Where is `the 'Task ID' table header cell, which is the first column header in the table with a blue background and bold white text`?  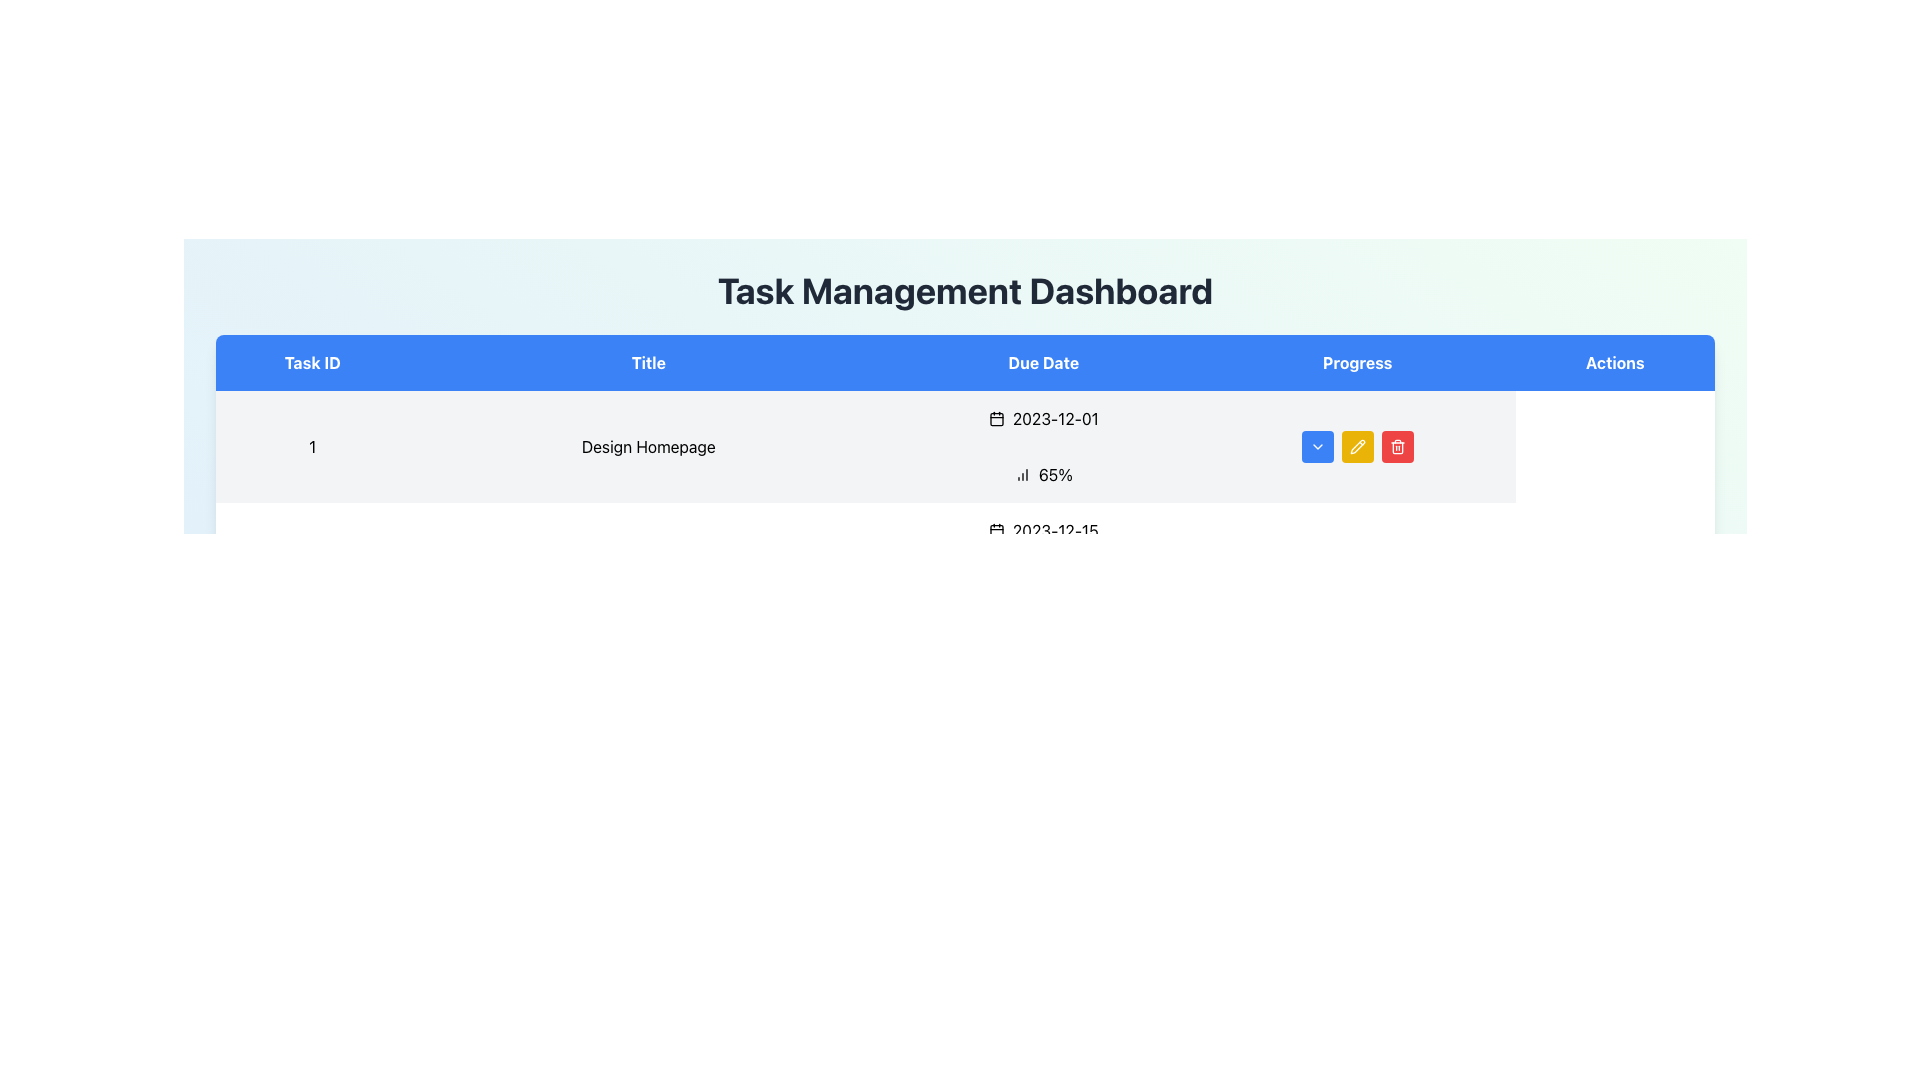 the 'Task ID' table header cell, which is the first column header in the table with a blue background and bold white text is located at coordinates (311, 362).